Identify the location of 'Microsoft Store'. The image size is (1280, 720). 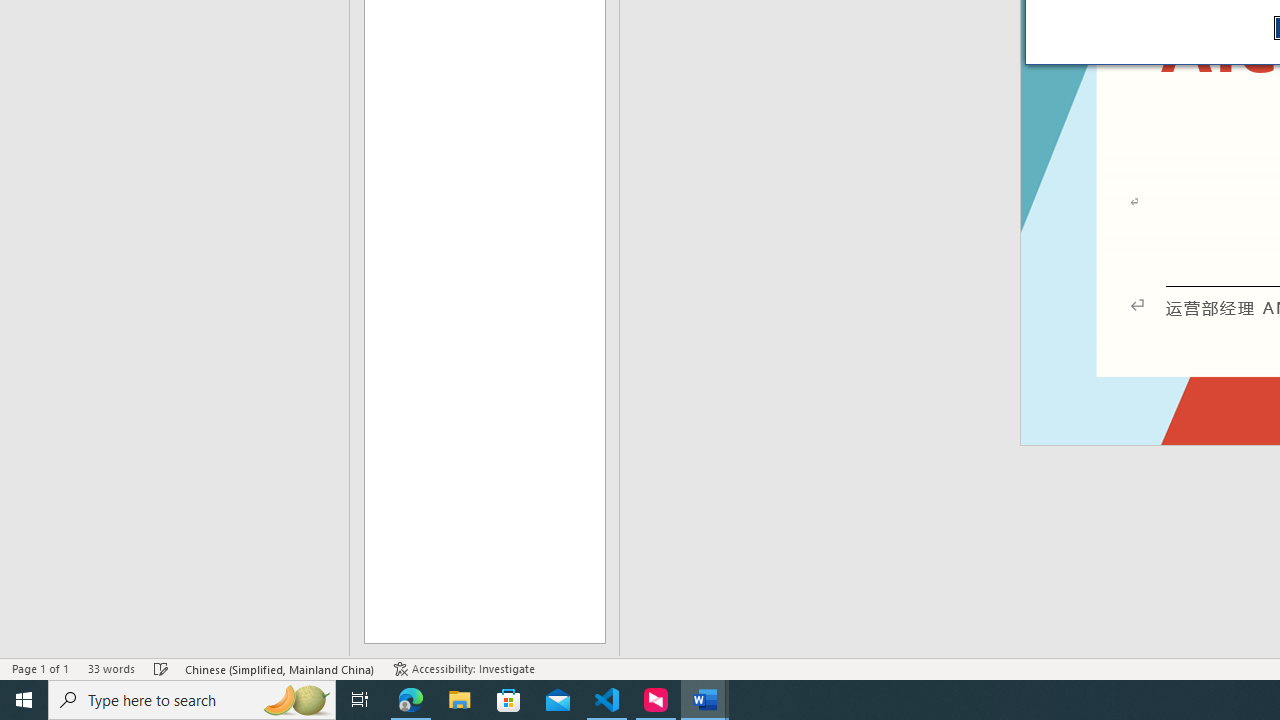
(509, 698).